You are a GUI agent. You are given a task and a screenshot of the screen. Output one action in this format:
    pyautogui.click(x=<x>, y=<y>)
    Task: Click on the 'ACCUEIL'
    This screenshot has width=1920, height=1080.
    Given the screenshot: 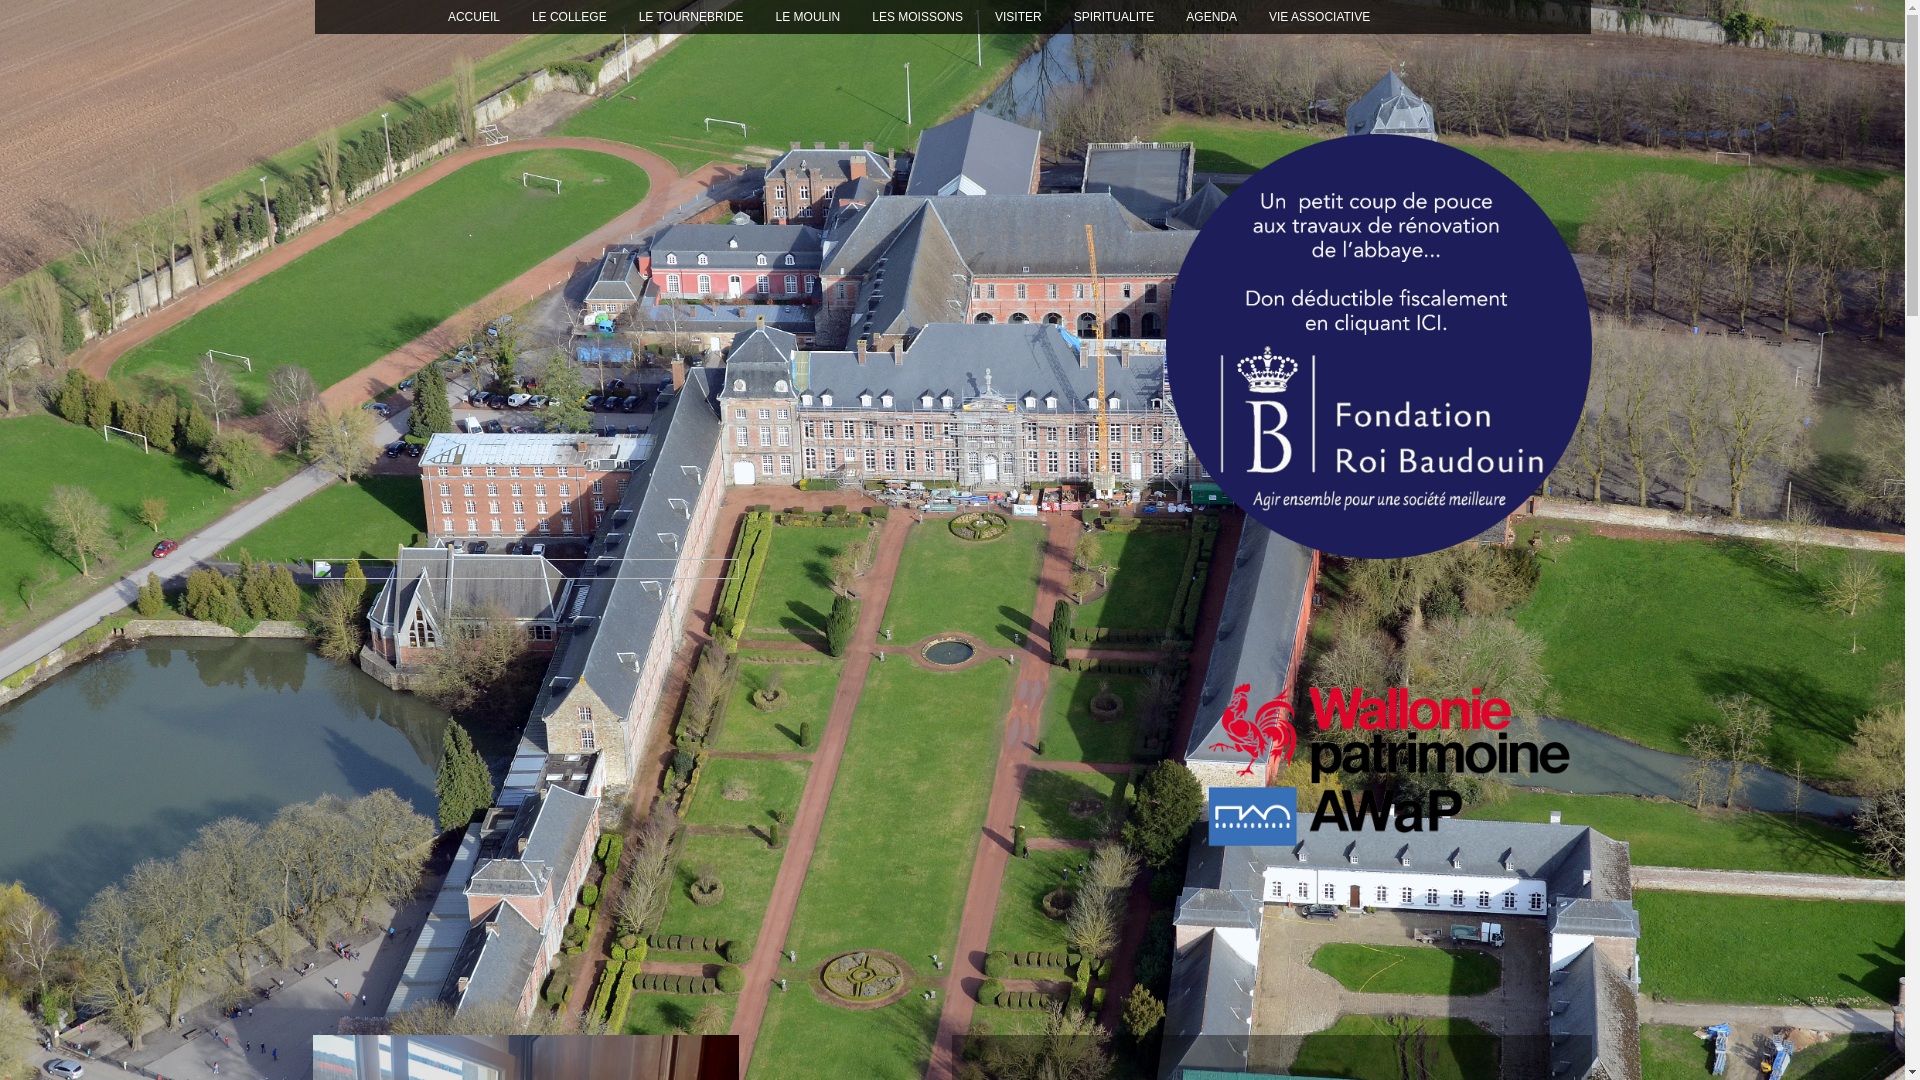 What is the action you would take?
    pyautogui.click(x=473, y=16)
    